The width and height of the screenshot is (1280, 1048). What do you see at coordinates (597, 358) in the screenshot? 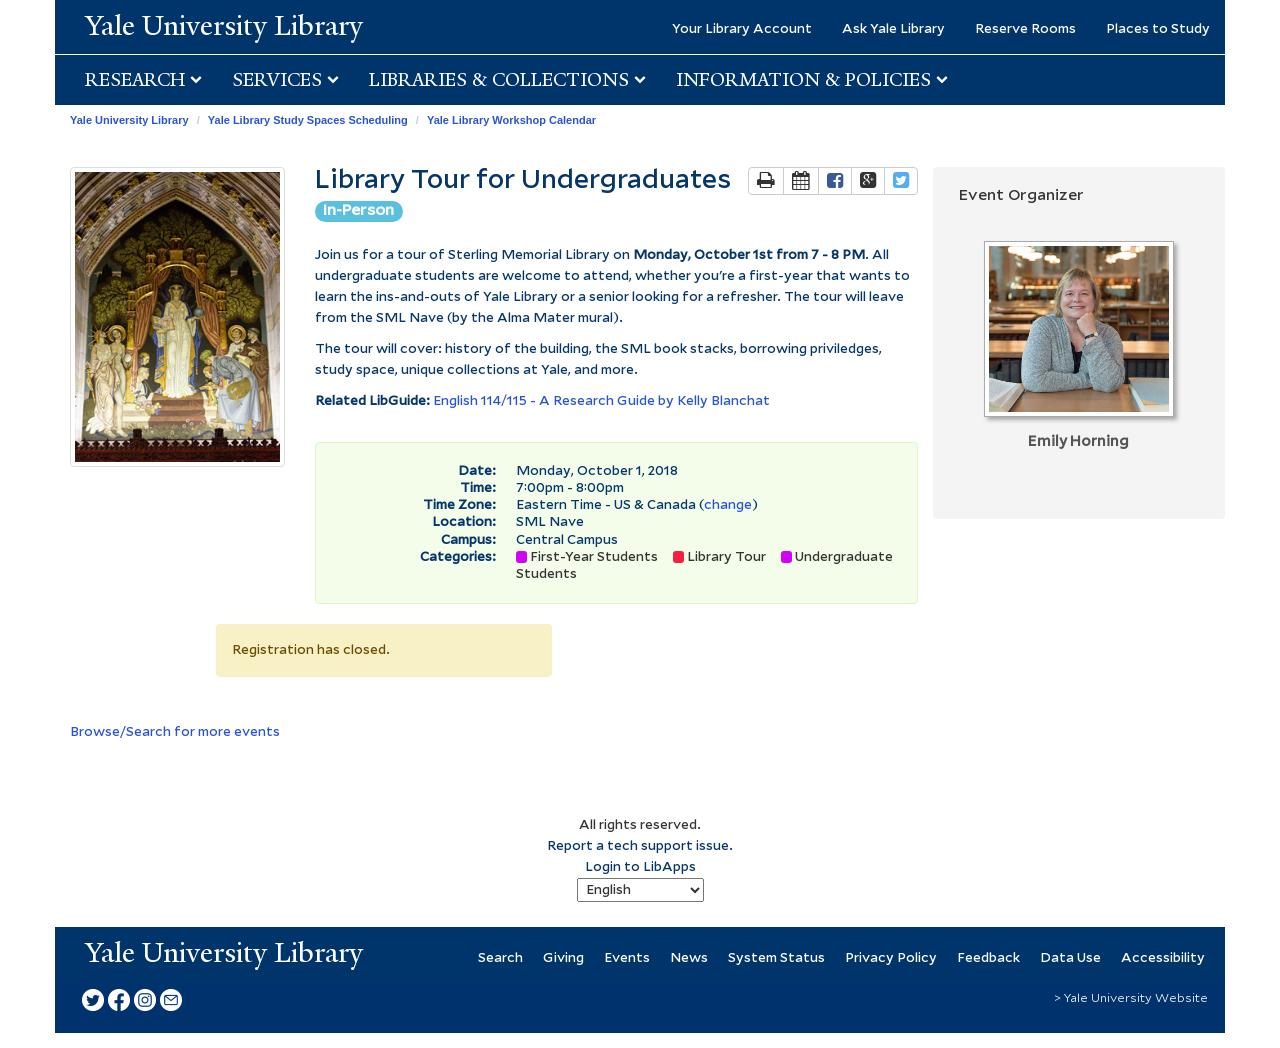
I see `'The tour will cover: history of the building, the SML book stacks, borrowing priviledges, study space, unique collections at Yale, and more.'` at bounding box center [597, 358].